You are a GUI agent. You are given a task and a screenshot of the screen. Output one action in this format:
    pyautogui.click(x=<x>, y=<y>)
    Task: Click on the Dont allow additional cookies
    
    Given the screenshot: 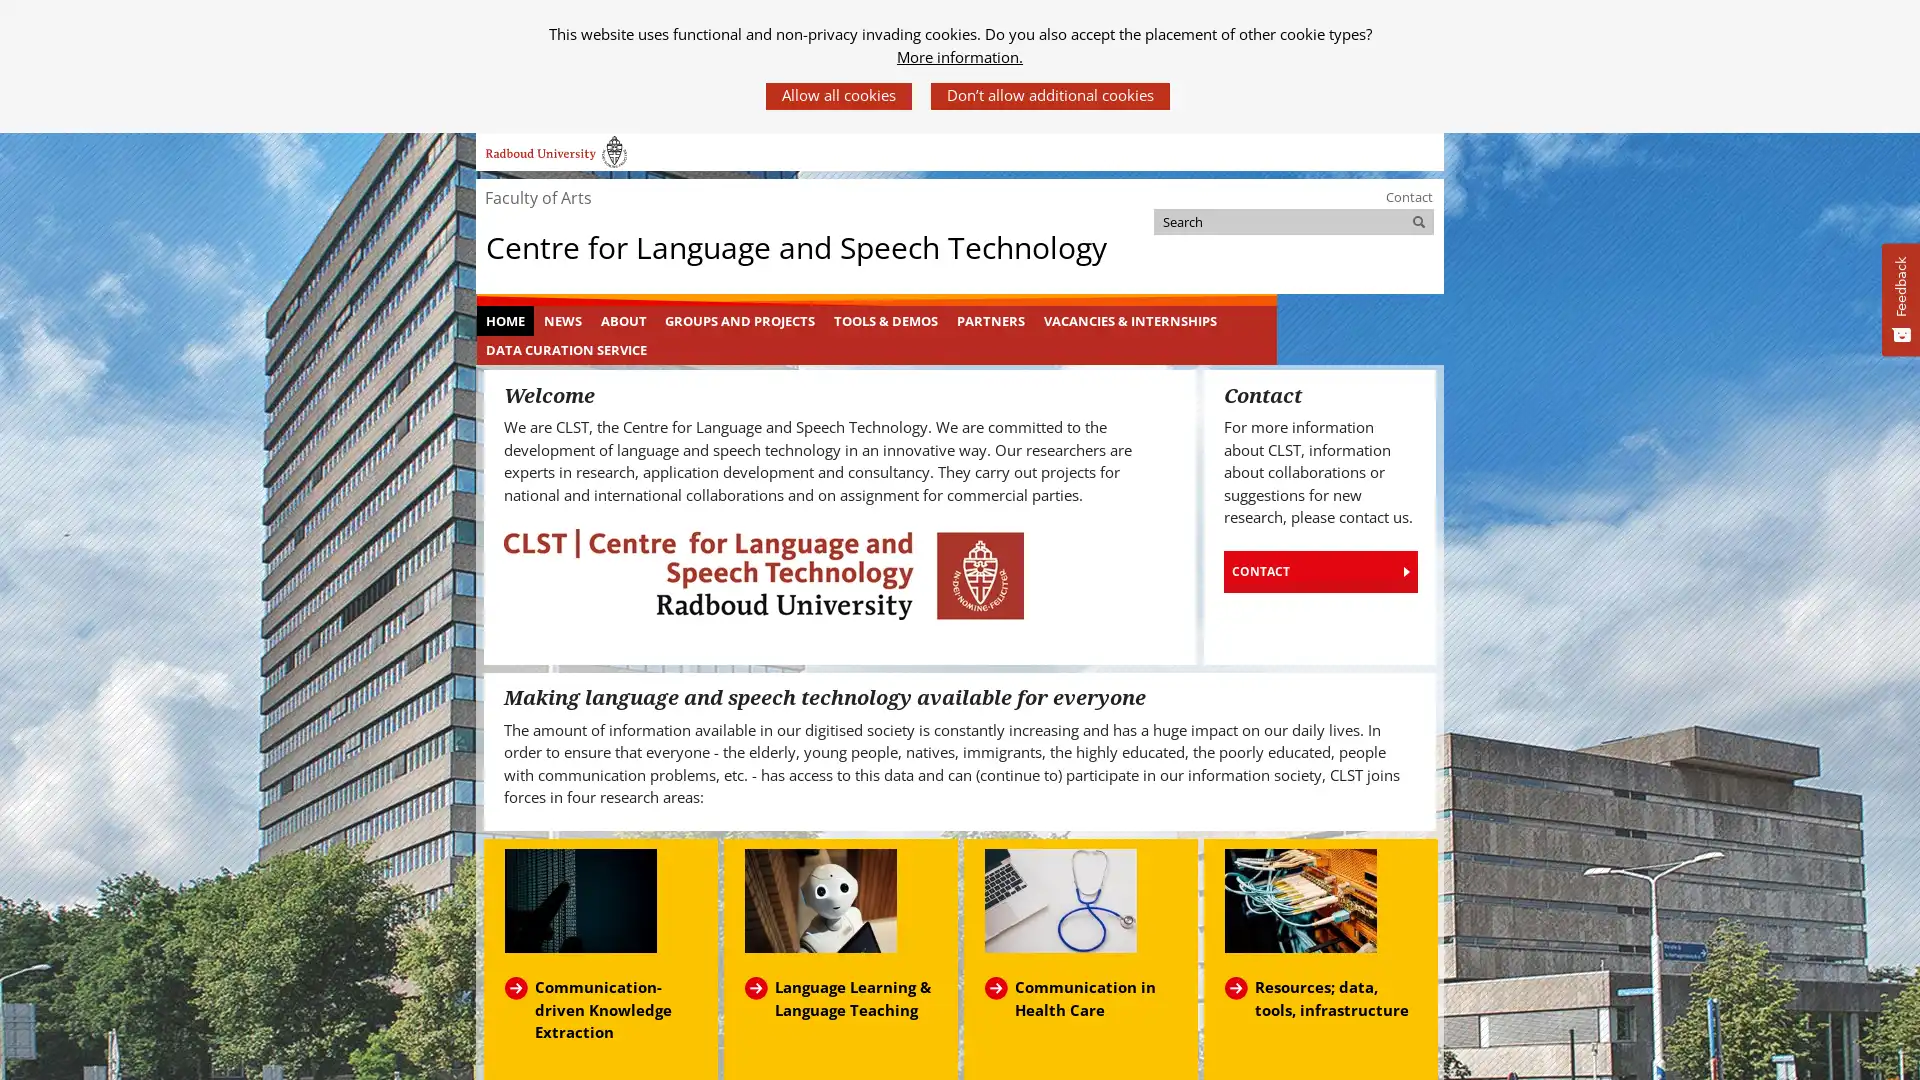 What is the action you would take?
    pyautogui.click(x=1048, y=96)
    